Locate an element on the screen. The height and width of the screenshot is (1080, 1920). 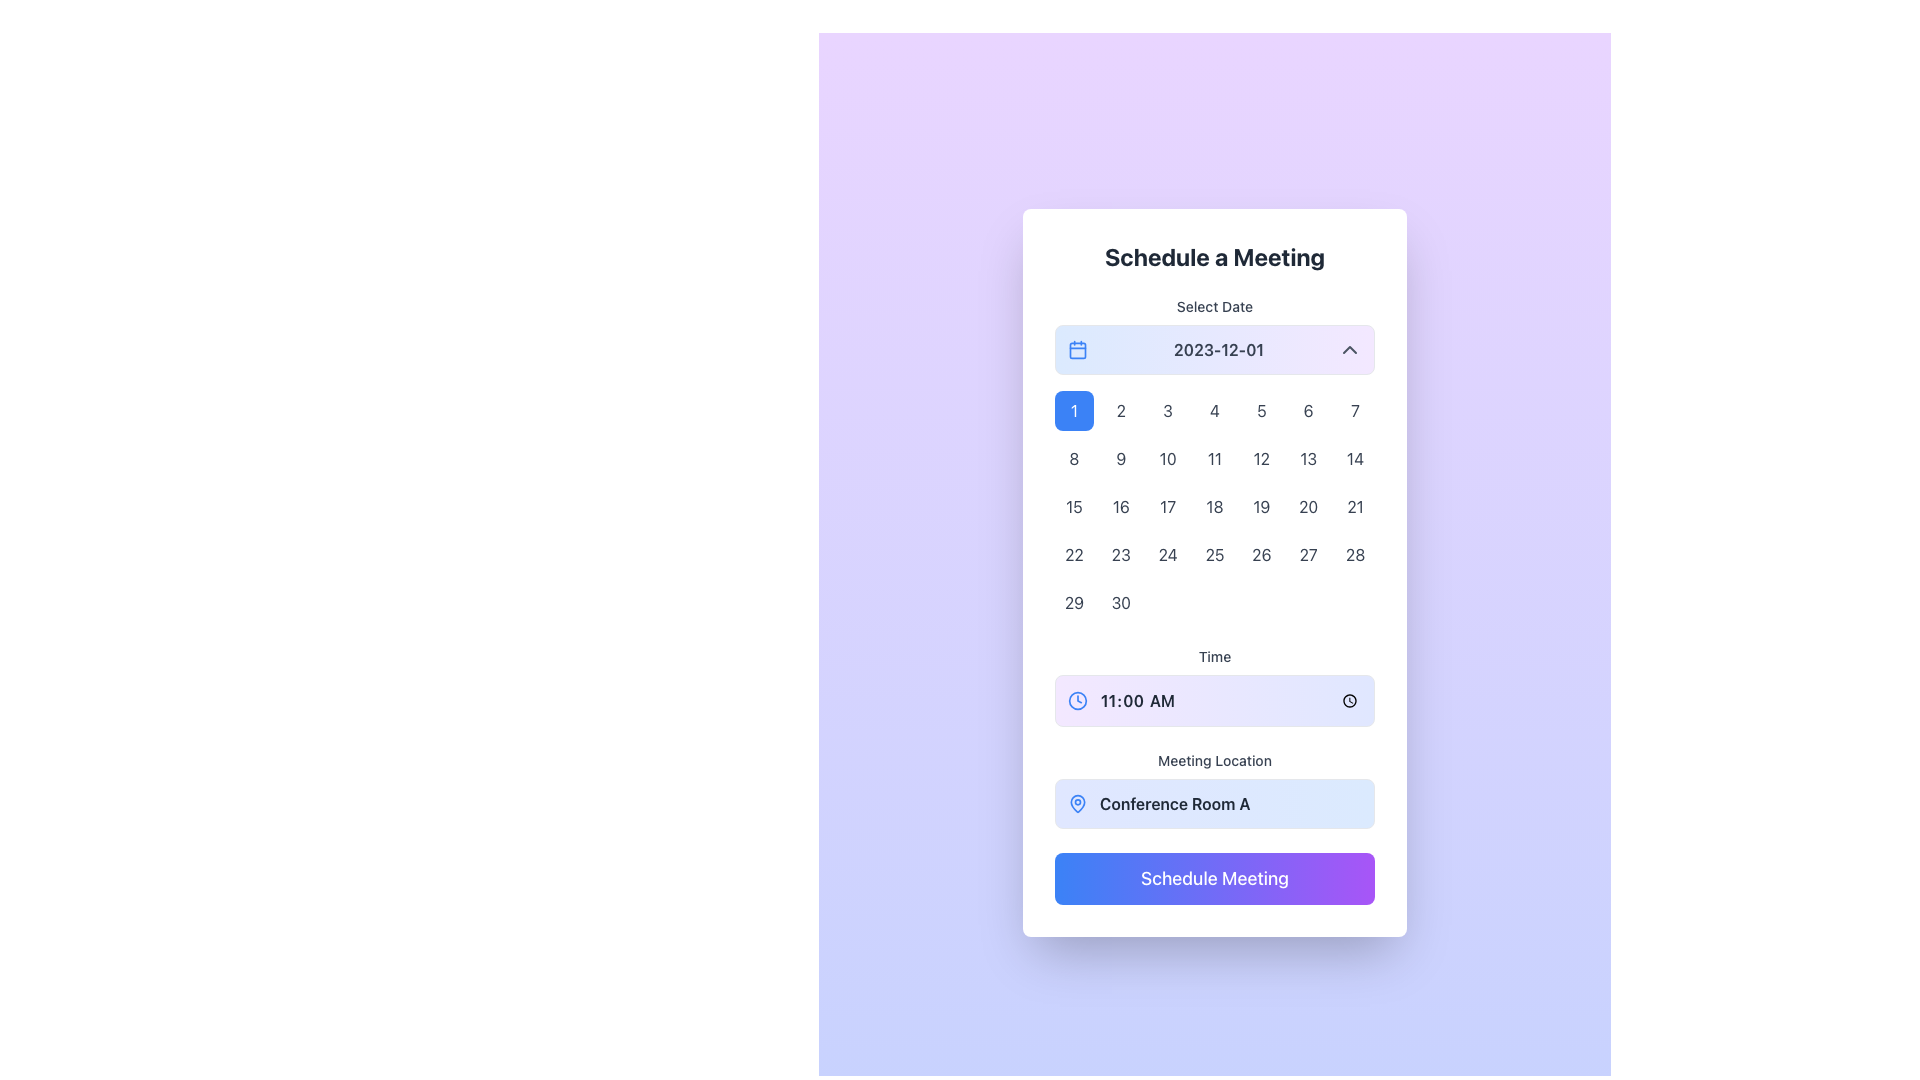
on the text input field for meeting location, which is within a bordered, rounded rectangle with a gradient background, located is located at coordinates (1229, 802).